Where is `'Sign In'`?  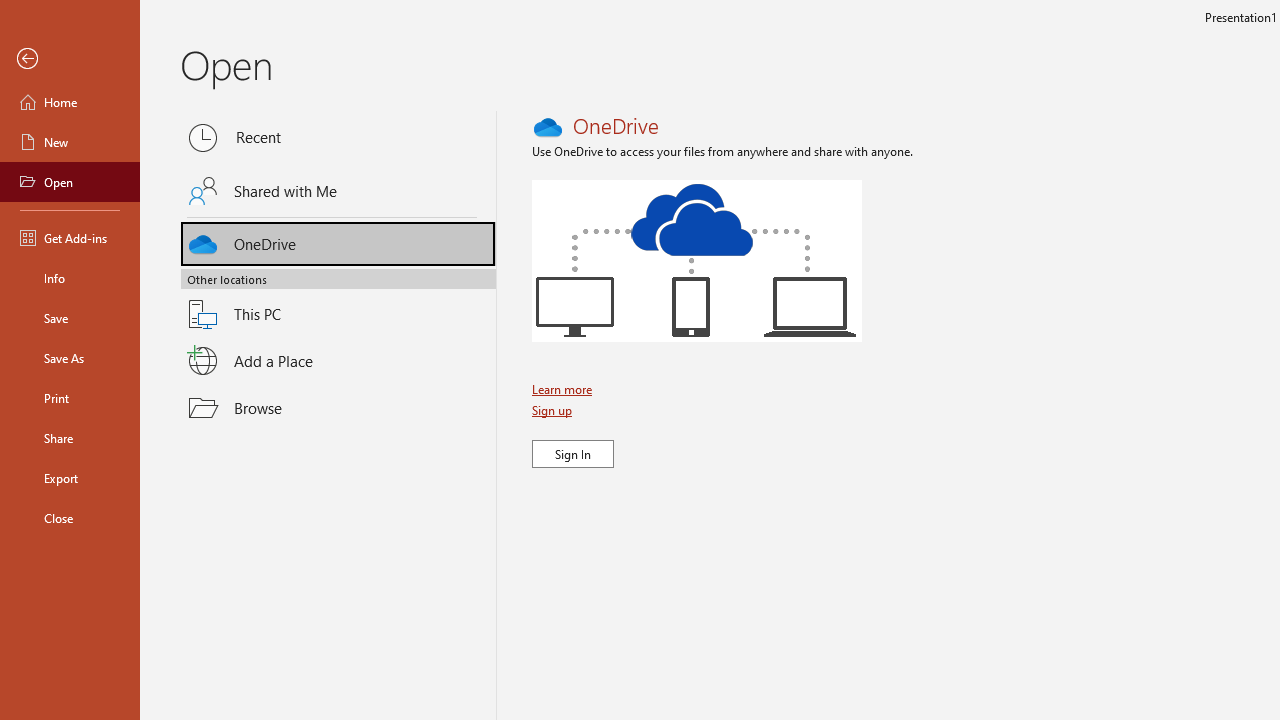
'Sign In' is located at coordinates (572, 453).